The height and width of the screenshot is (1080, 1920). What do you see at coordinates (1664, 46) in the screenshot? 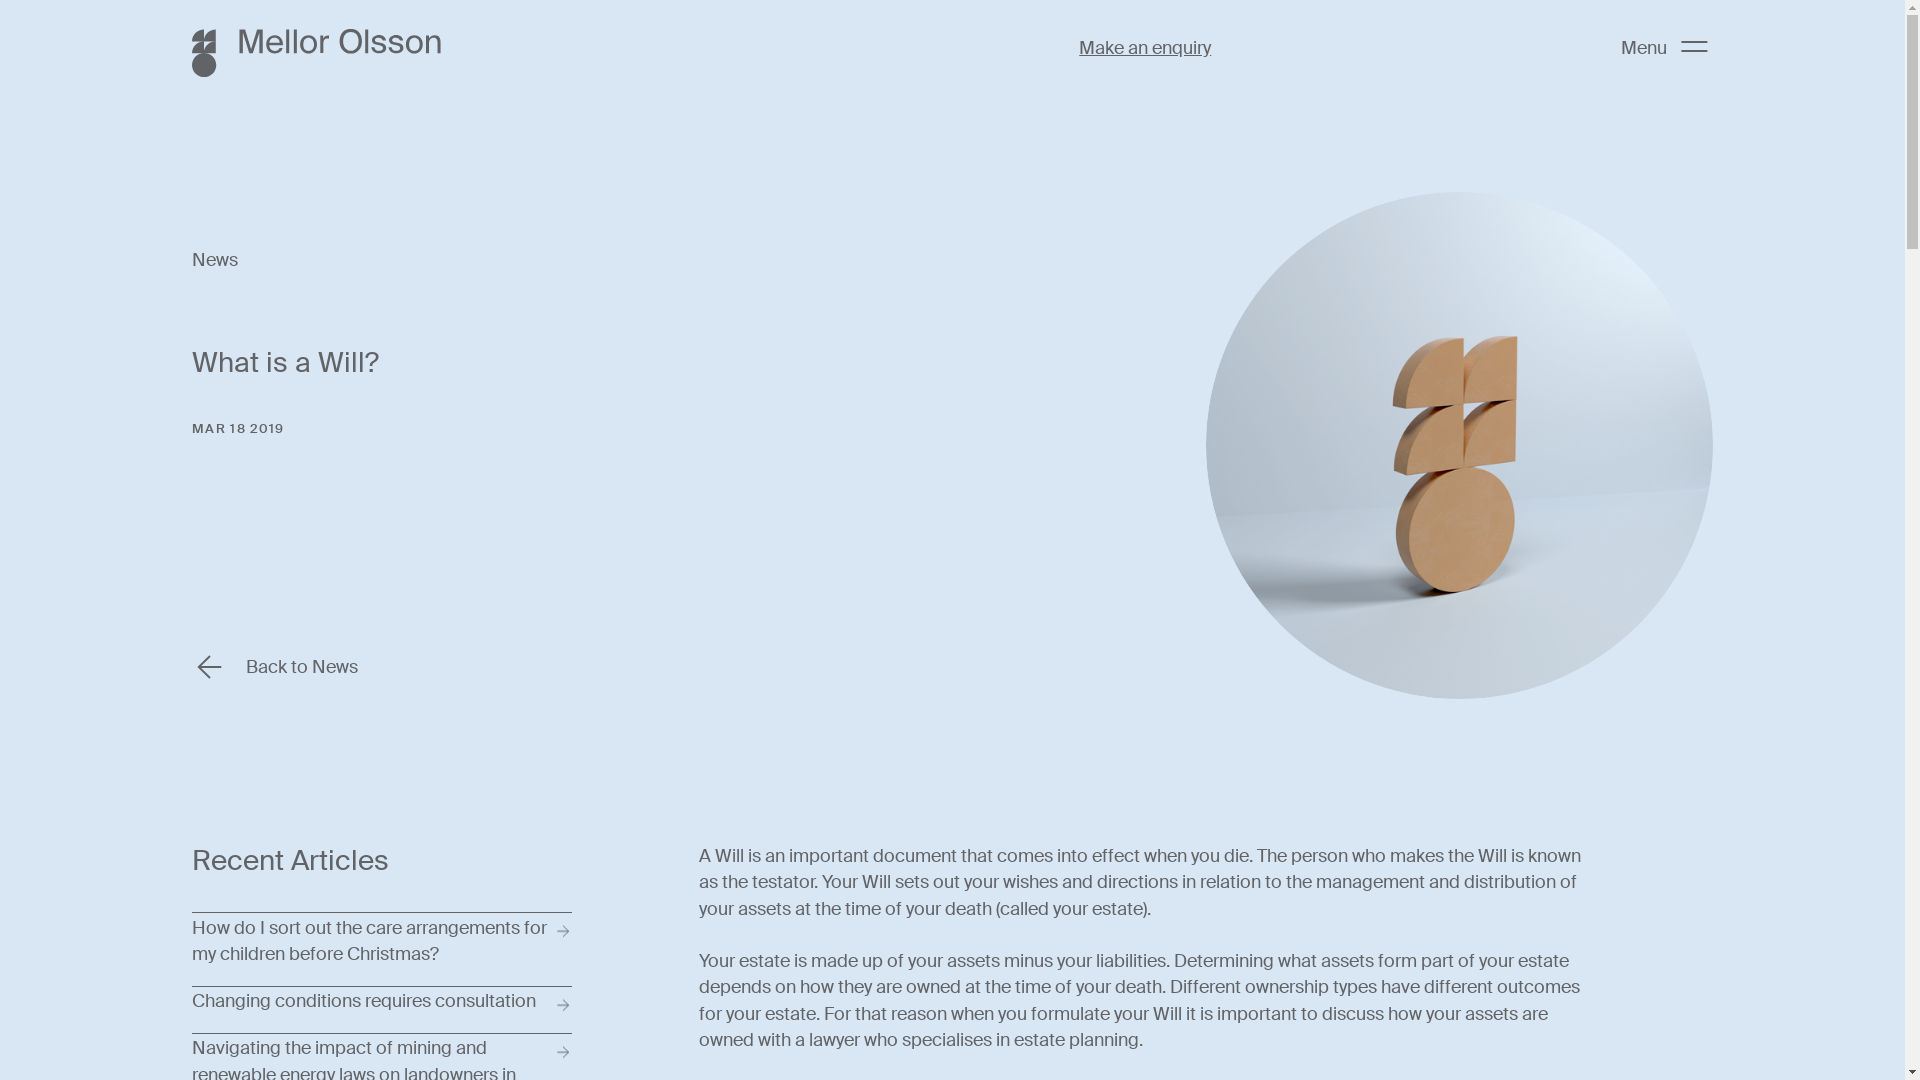
I see `'Menu'` at bounding box center [1664, 46].